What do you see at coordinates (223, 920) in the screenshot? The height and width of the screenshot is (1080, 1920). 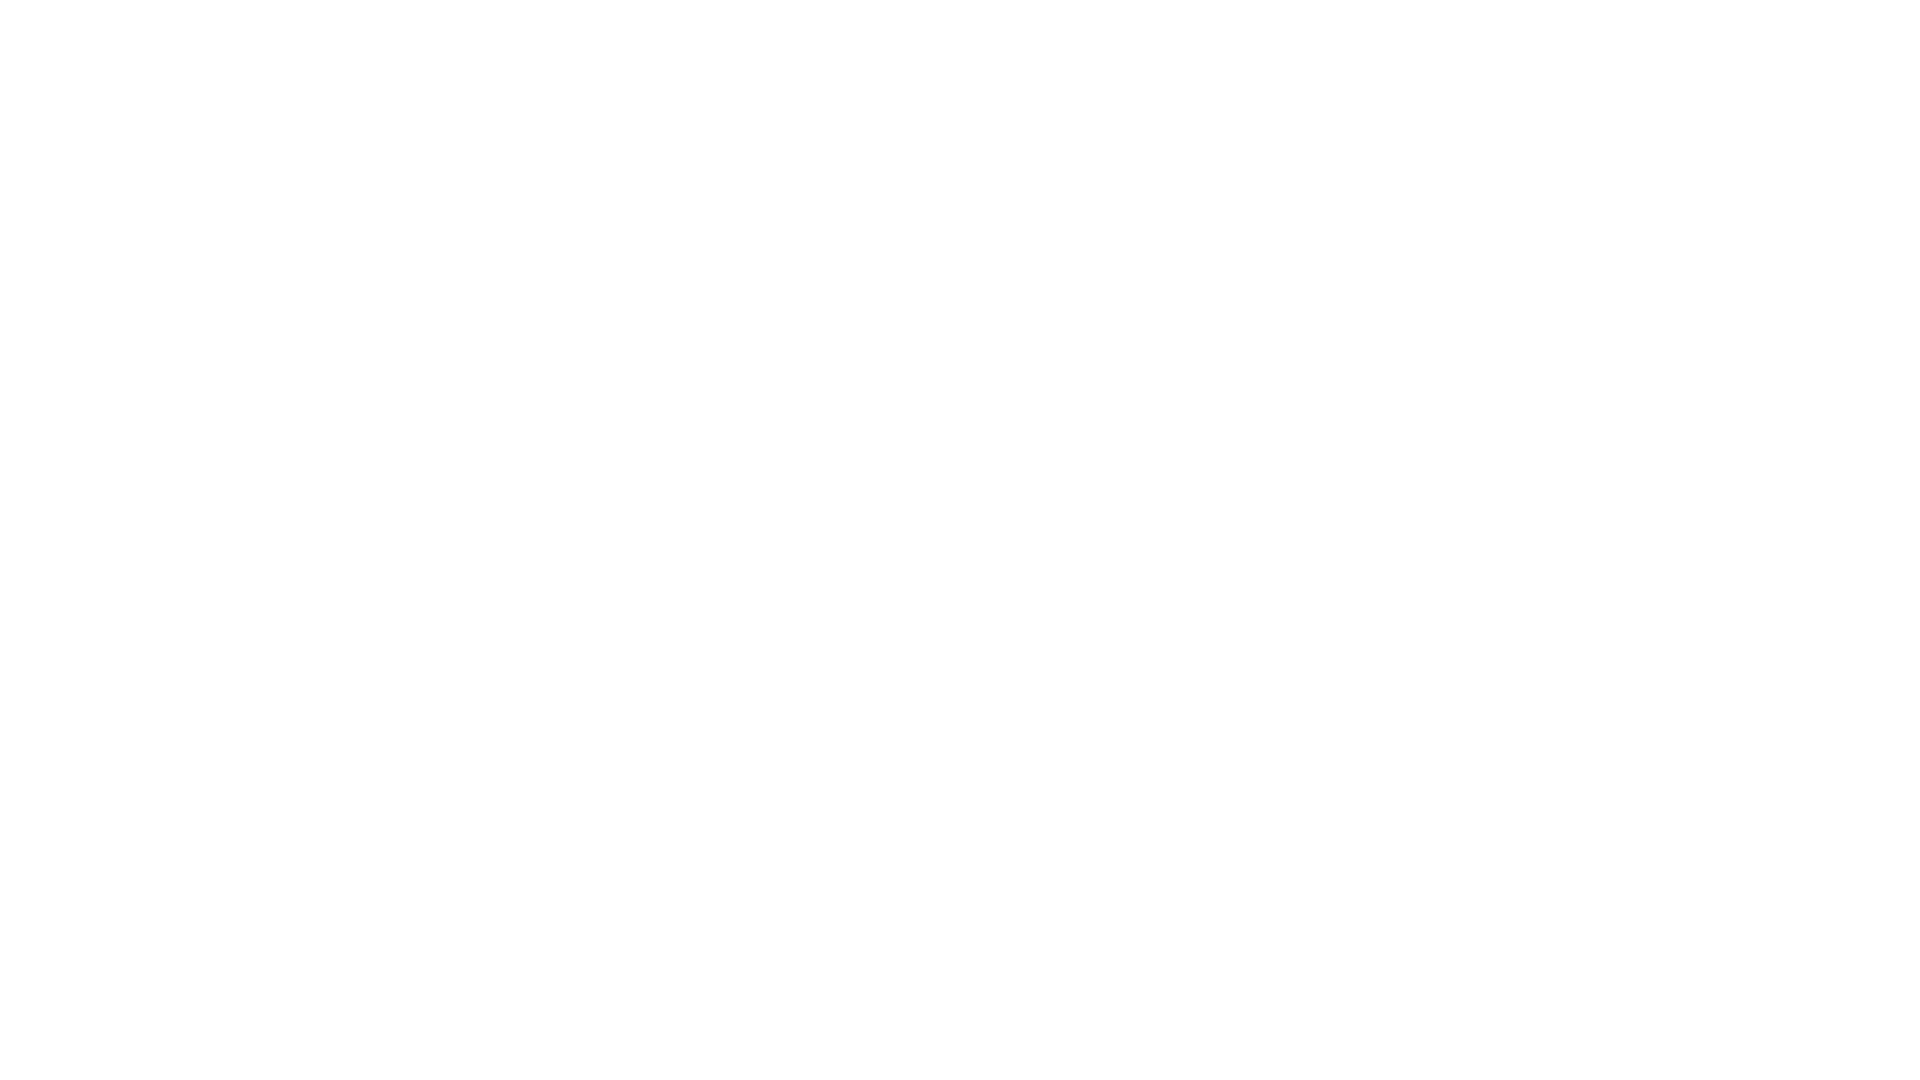 I see `Expand Business` at bounding box center [223, 920].